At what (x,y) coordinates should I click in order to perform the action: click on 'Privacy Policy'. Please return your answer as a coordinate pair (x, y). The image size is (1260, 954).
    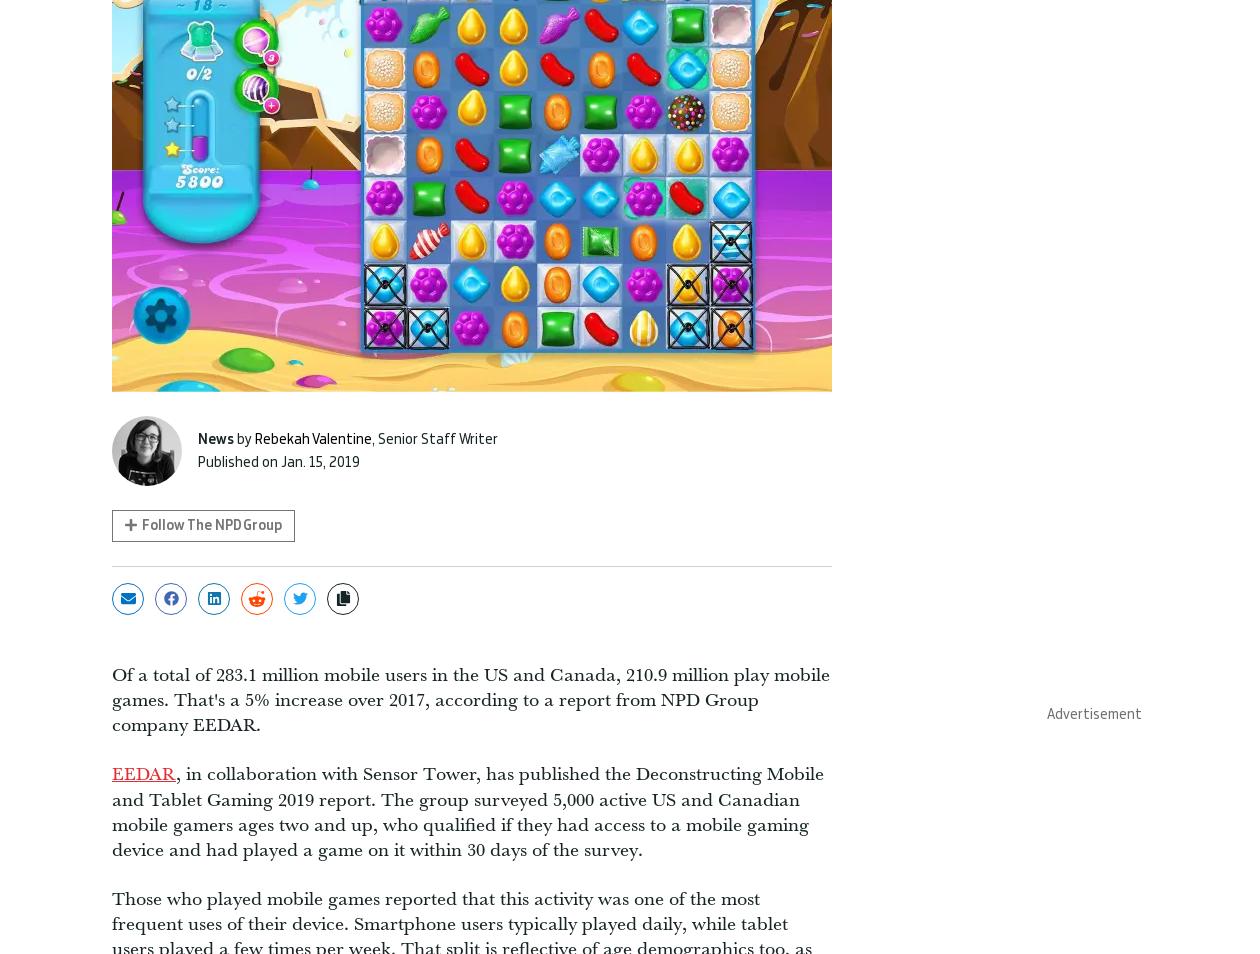
    Looking at the image, I should click on (678, 848).